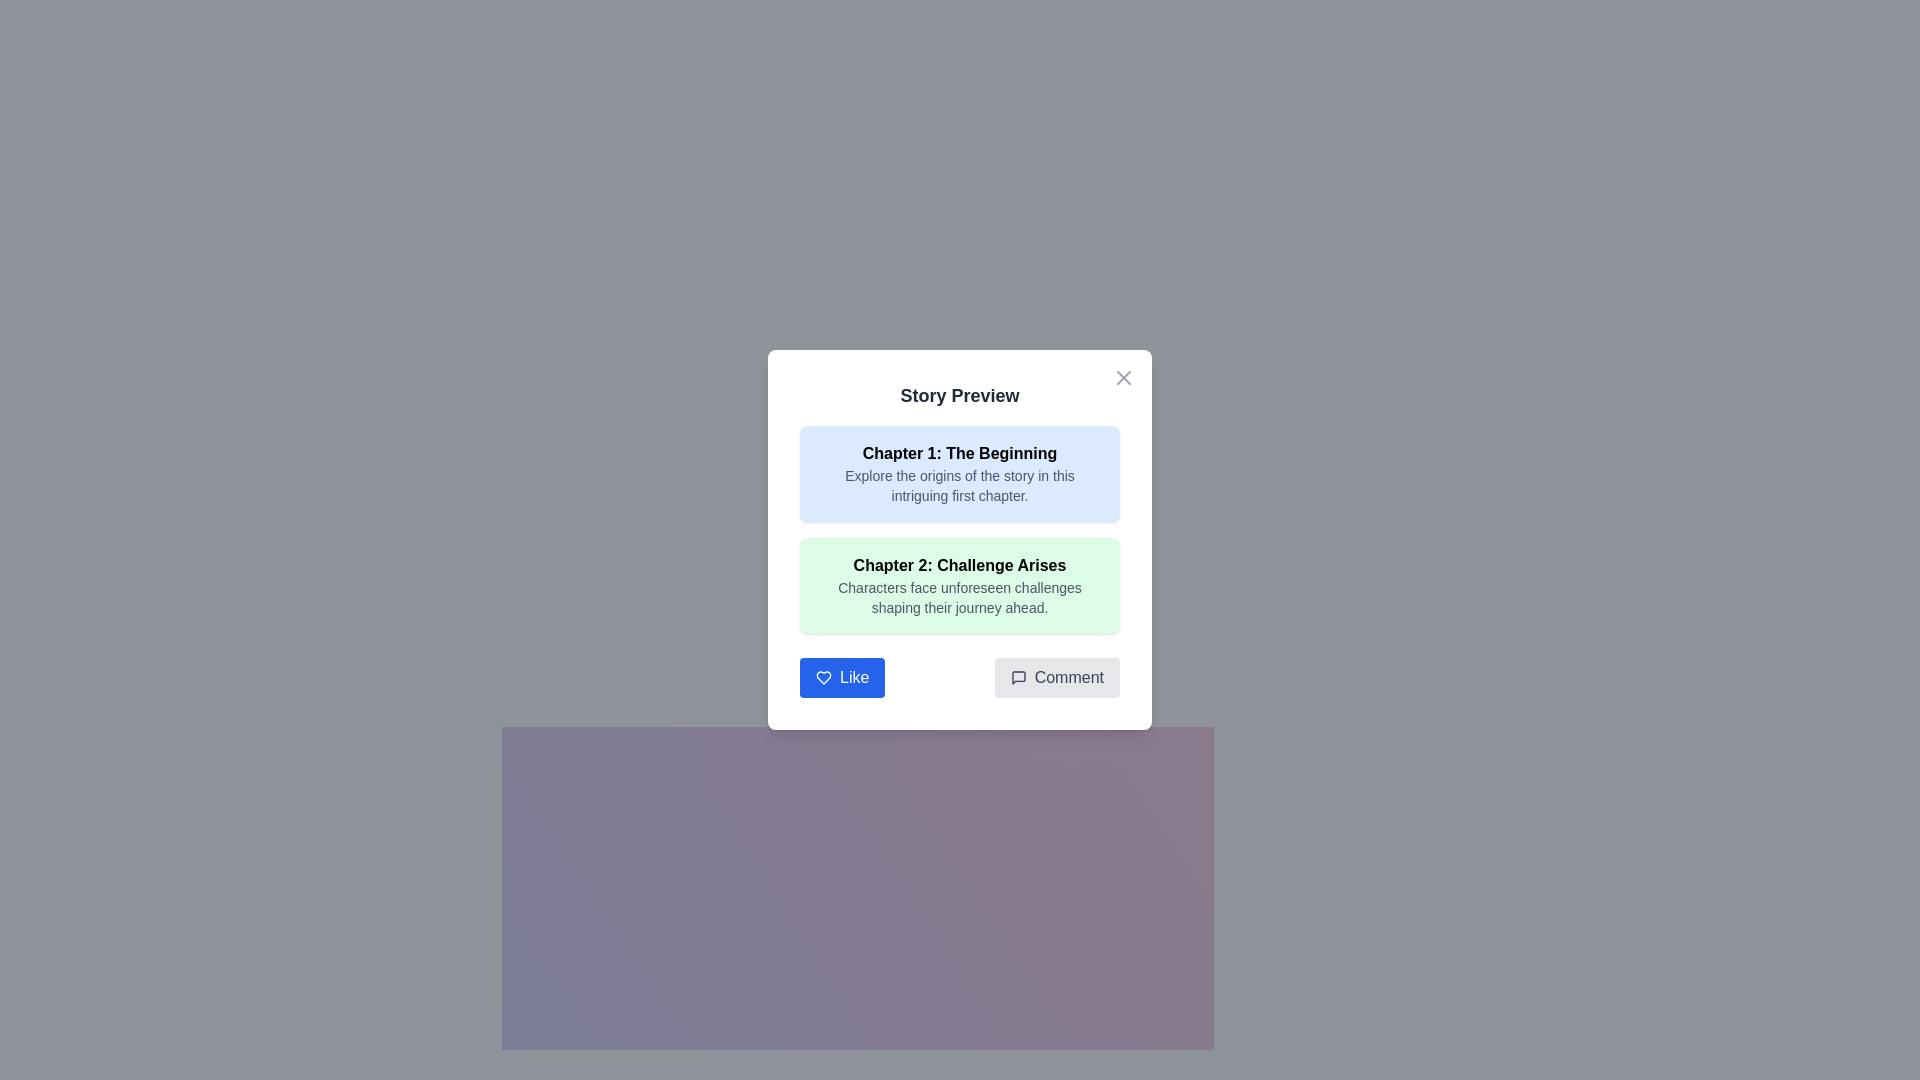 The width and height of the screenshot is (1920, 1080). What do you see at coordinates (1018, 677) in the screenshot?
I see `the 'Comment' icon, which is a vector graphic located near the bottom of the interface` at bounding box center [1018, 677].